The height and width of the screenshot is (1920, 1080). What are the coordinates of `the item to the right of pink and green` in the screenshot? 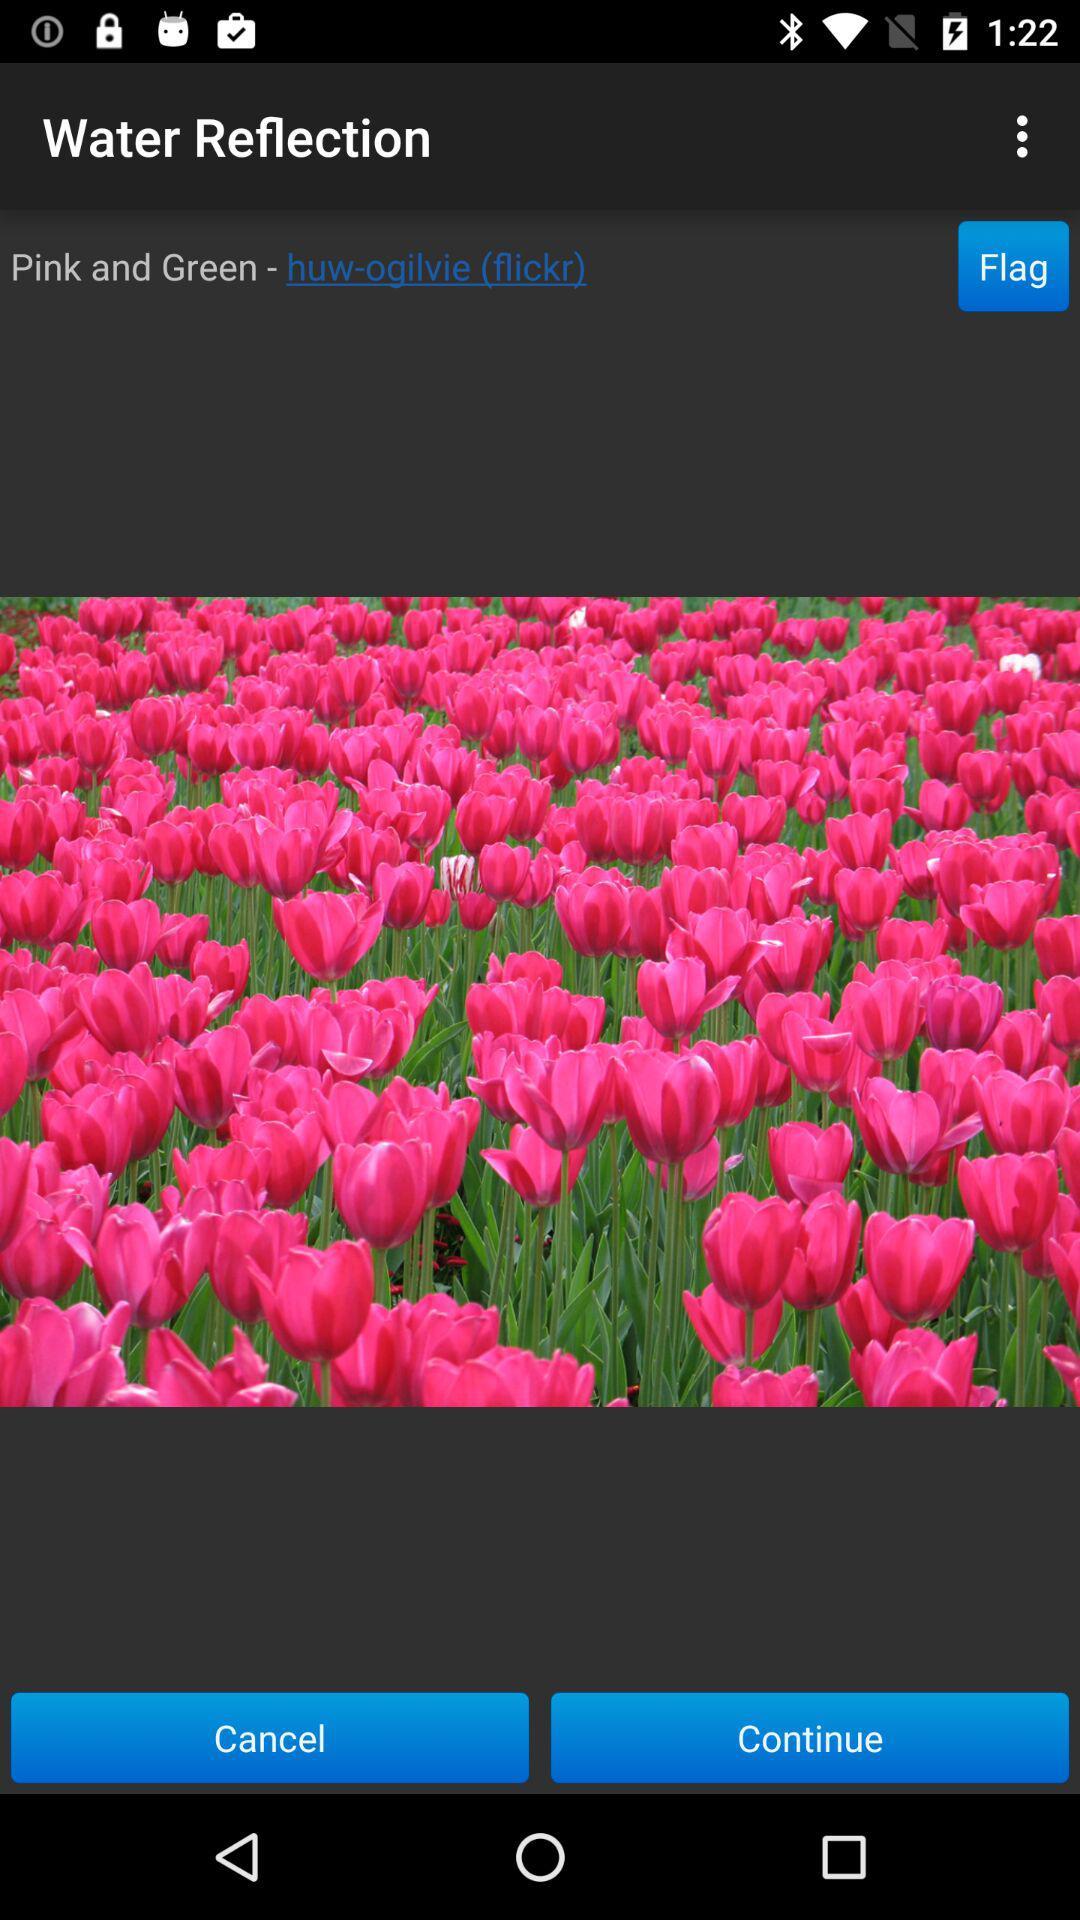 It's located at (1013, 265).